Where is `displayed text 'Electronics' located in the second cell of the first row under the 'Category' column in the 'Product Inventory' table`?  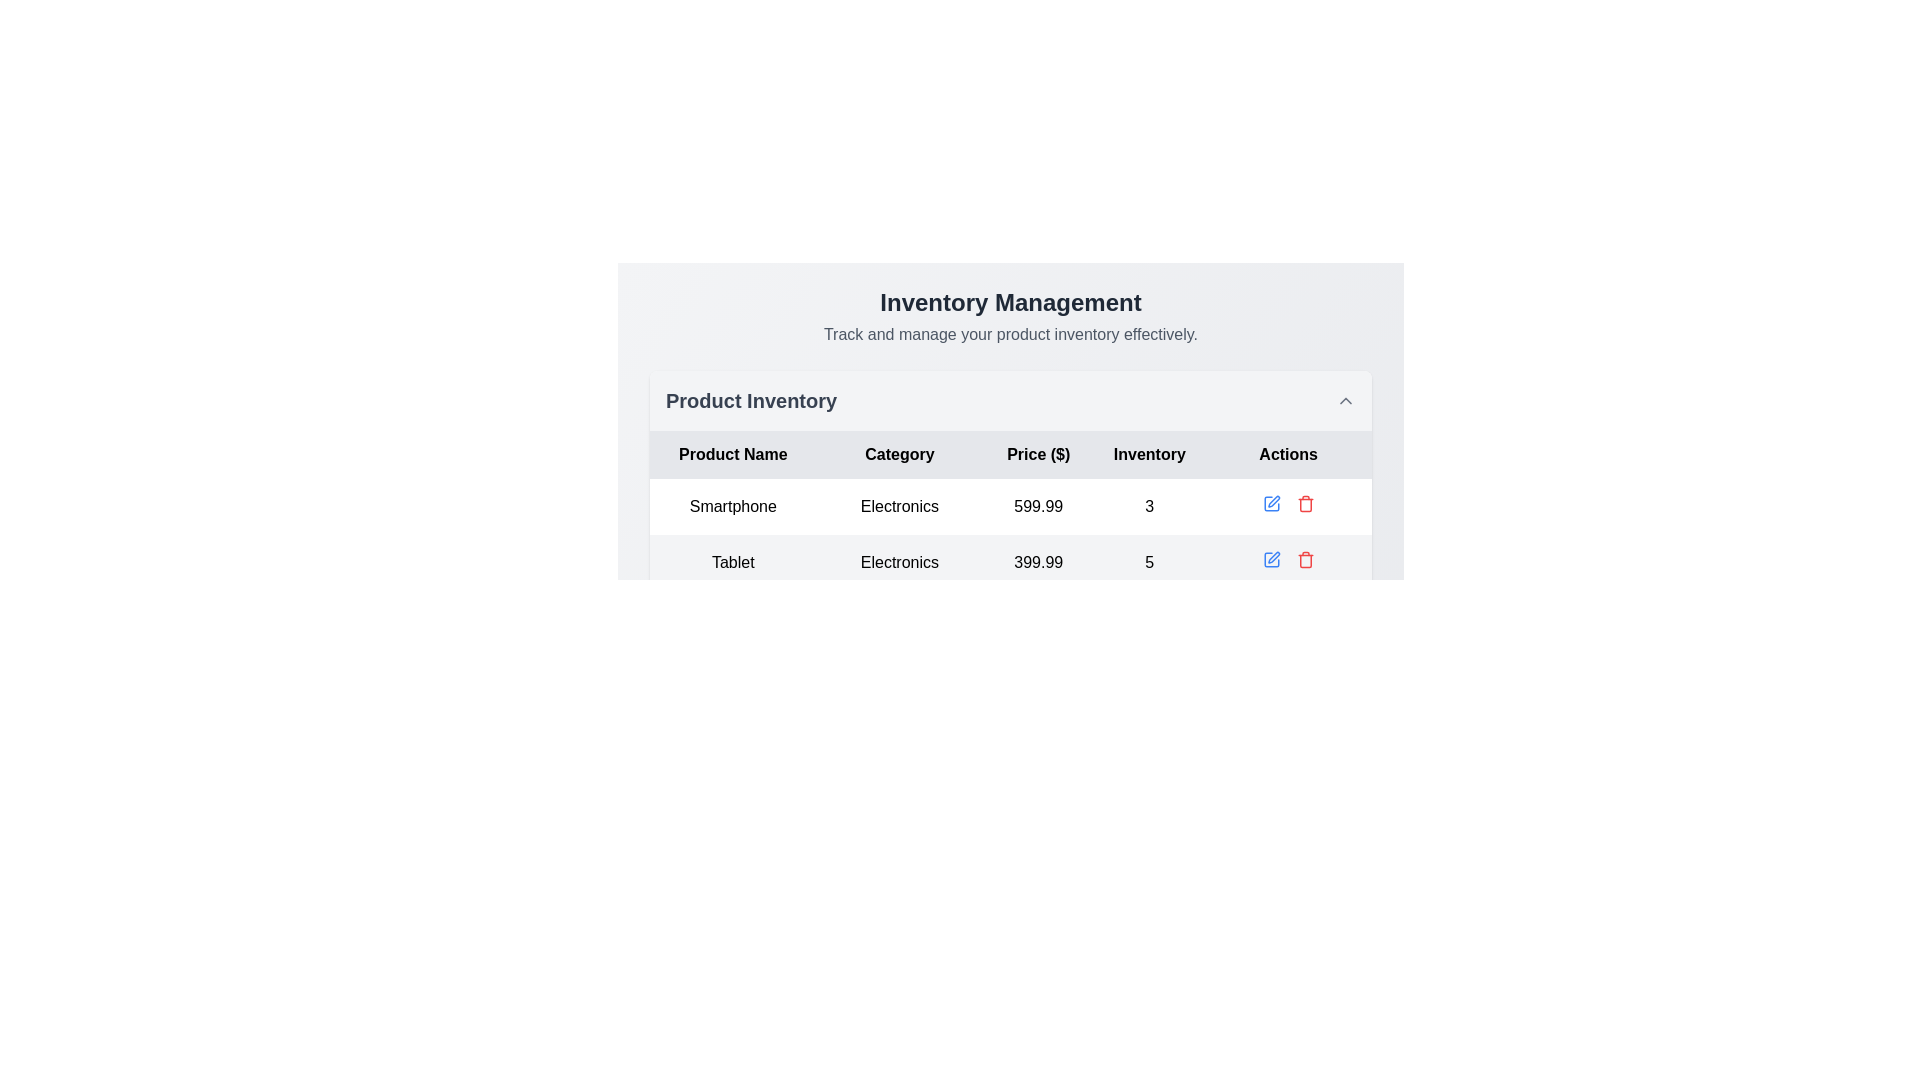
displayed text 'Electronics' located in the second cell of the first row under the 'Category' column in the 'Product Inventory' table is located at coordinates (898, 505).